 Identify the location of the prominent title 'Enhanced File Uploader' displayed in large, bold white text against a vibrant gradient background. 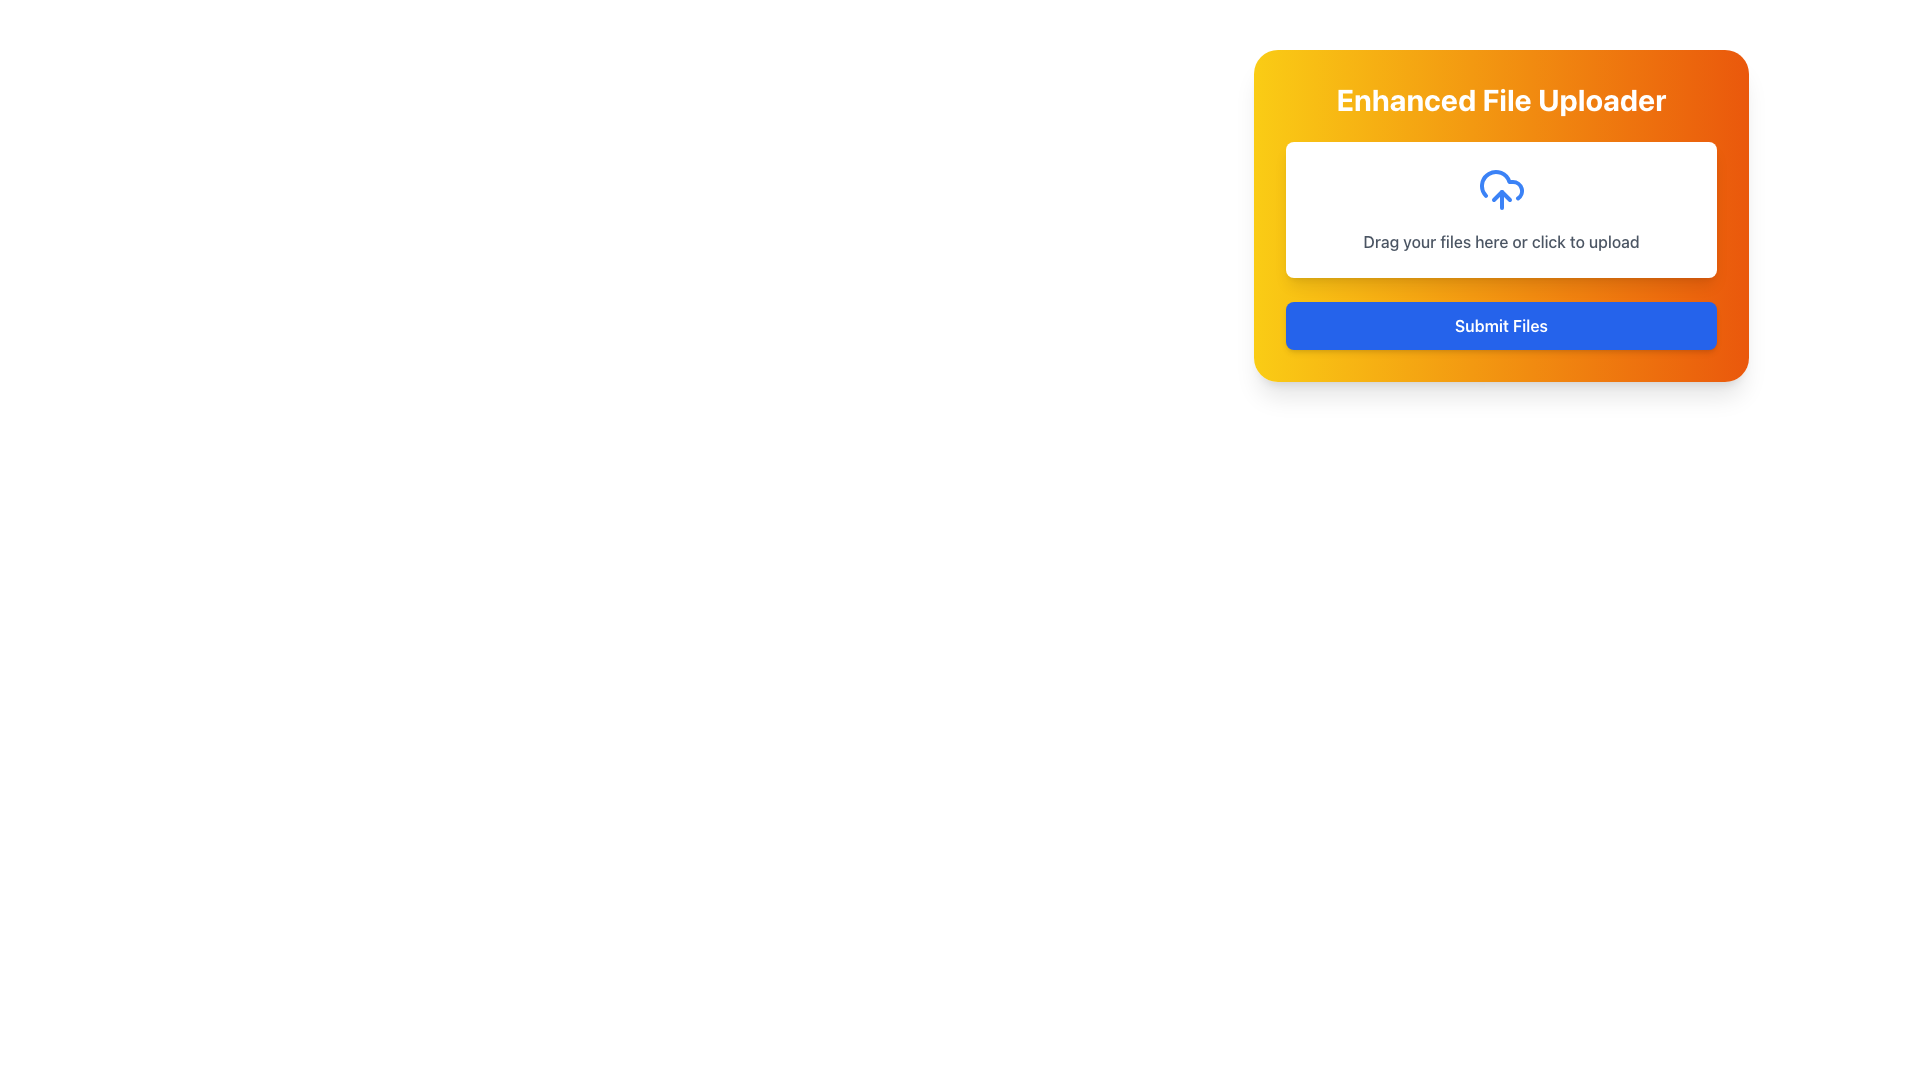
(1501, 100).